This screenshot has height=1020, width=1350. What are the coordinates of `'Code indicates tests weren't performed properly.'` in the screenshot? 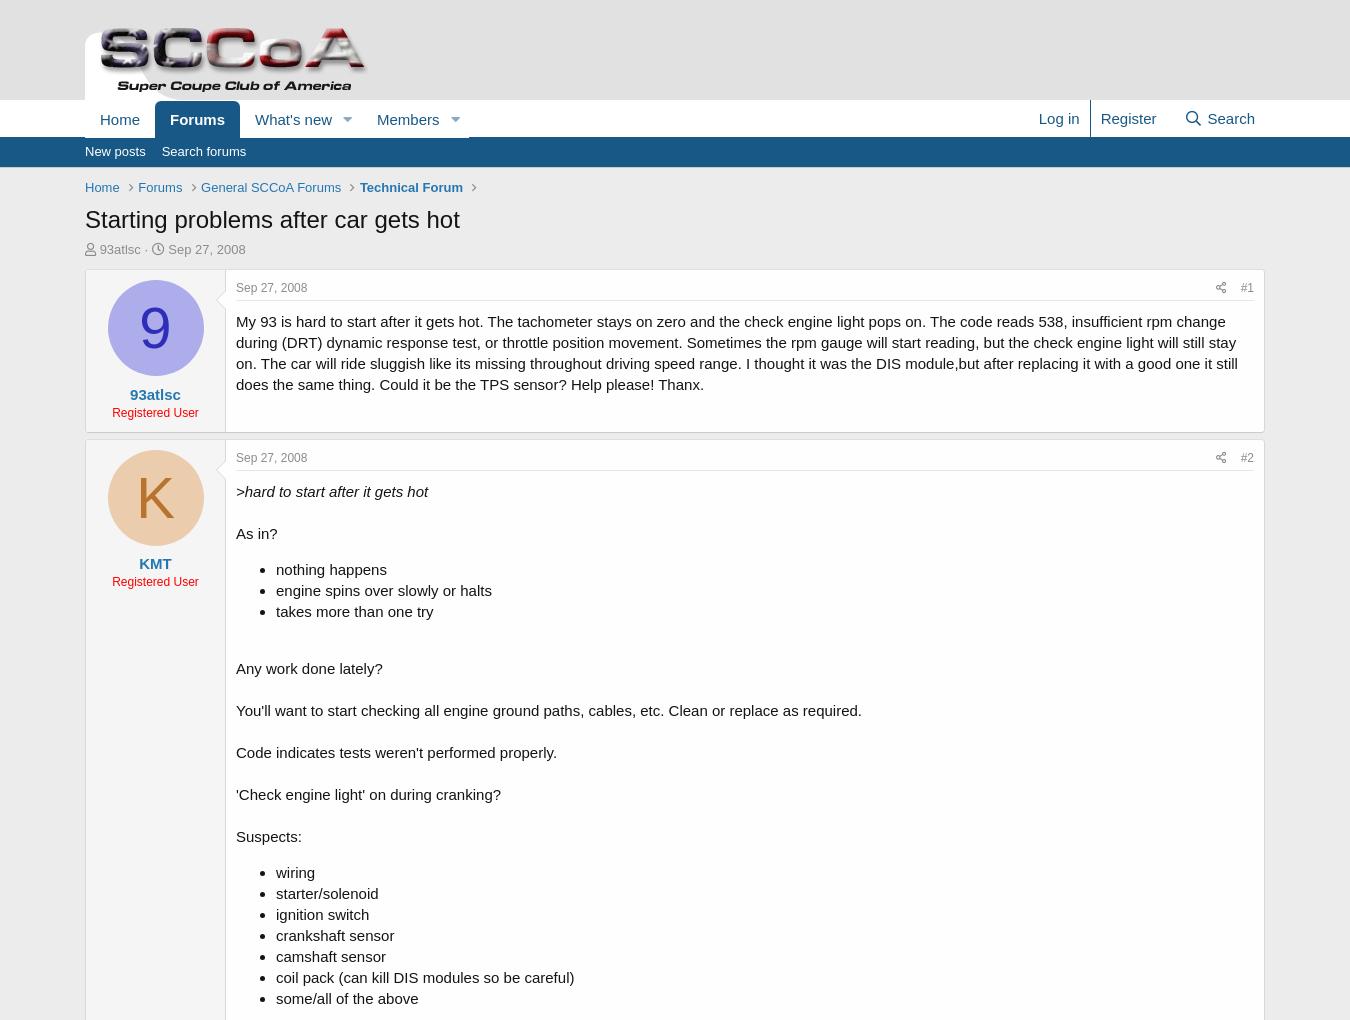 It's located at (234, 751).